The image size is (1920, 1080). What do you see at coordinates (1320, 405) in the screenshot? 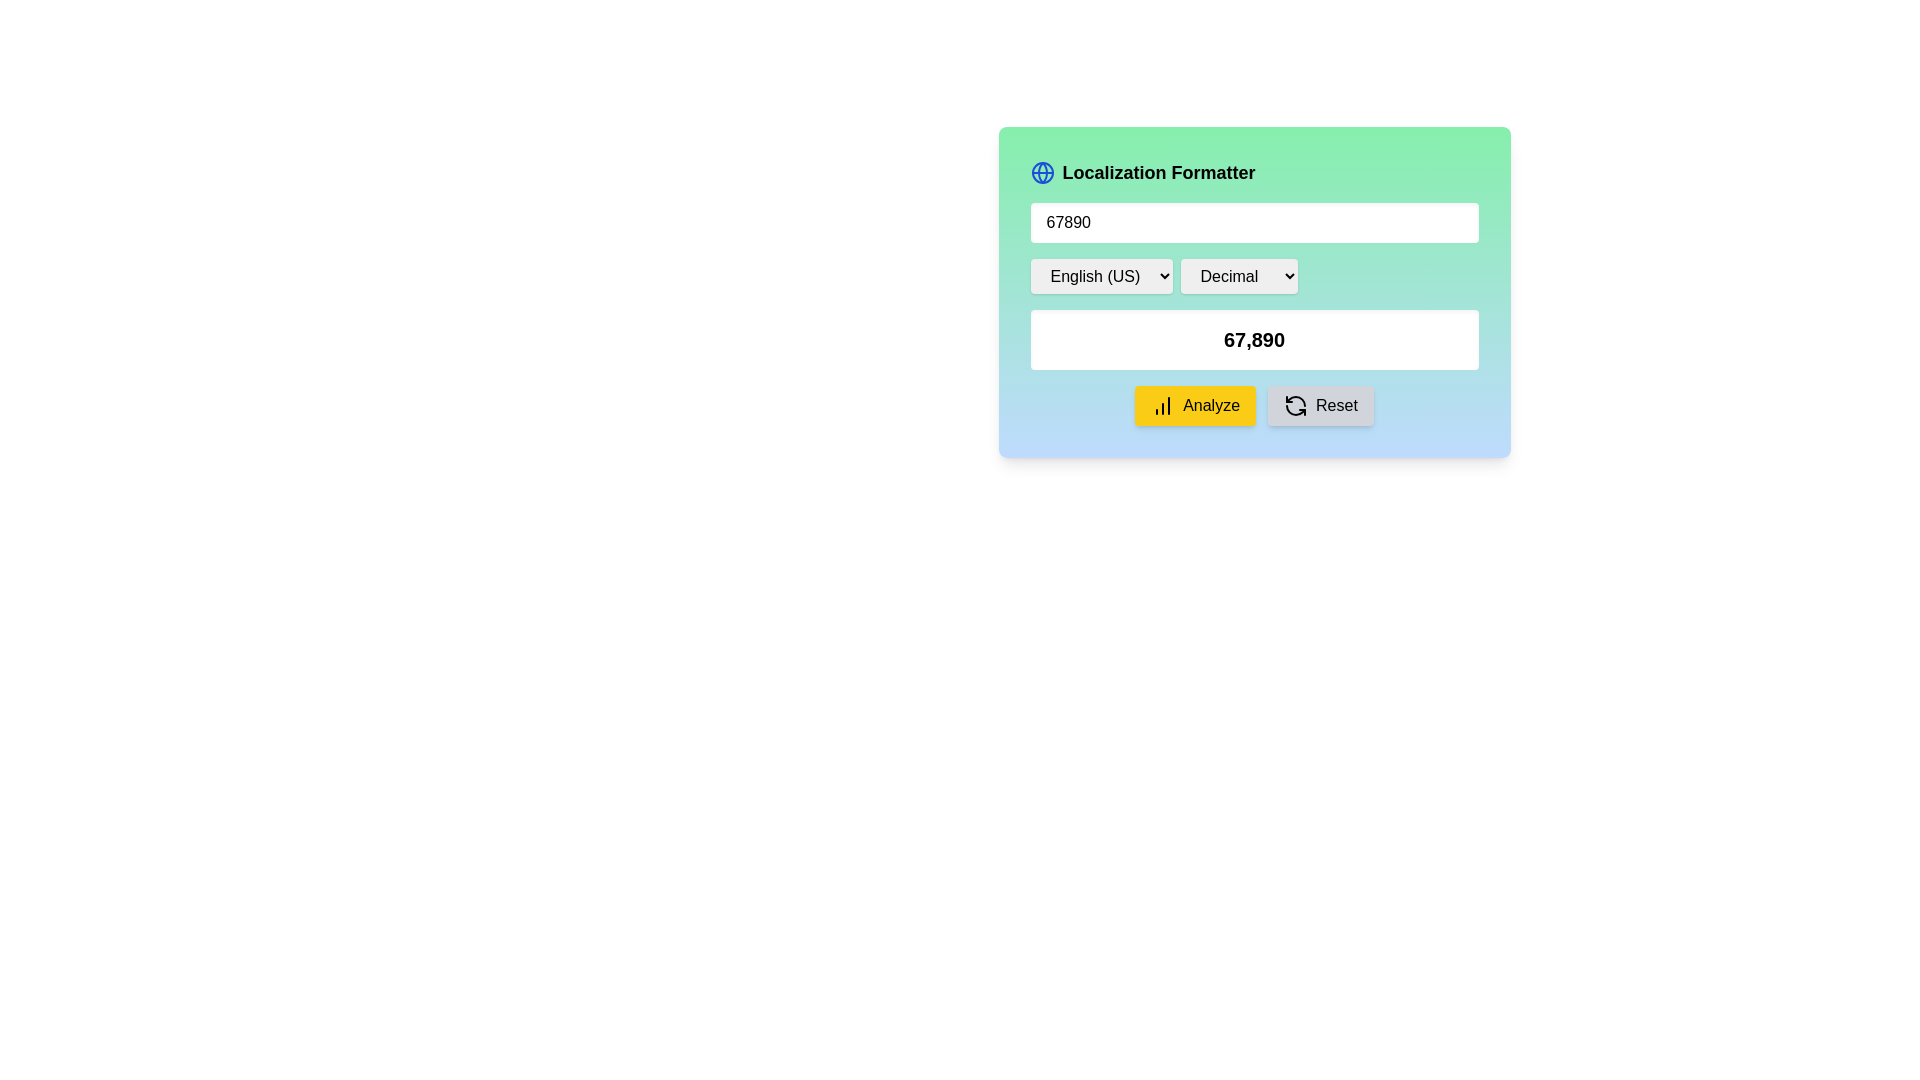
I see `the rectangular 'Reset' button with a light gray background and a black refresh icon` at bounding box center [1320, 405].